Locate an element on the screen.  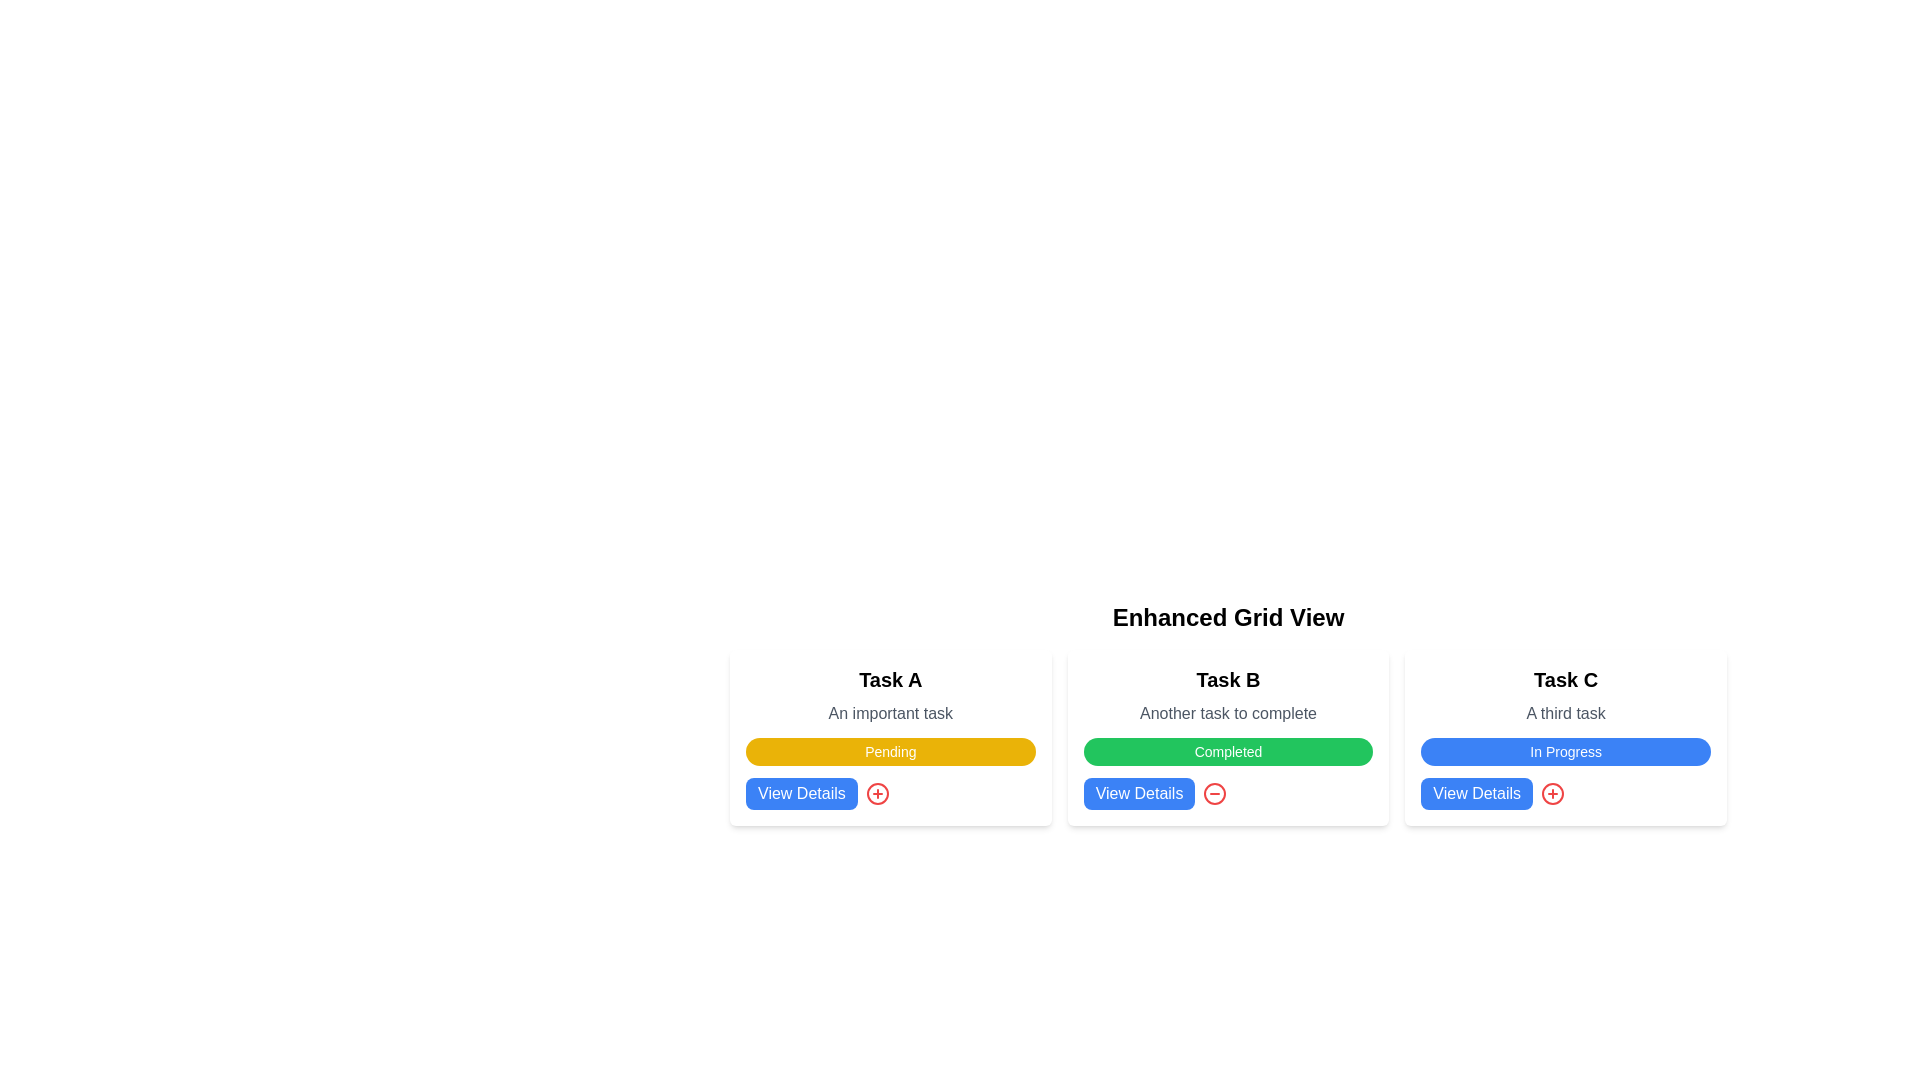
text label 'An important task' located within the white card below the heading 'Task A' and above the 'Pending' label is located at coordinates (889, 712).